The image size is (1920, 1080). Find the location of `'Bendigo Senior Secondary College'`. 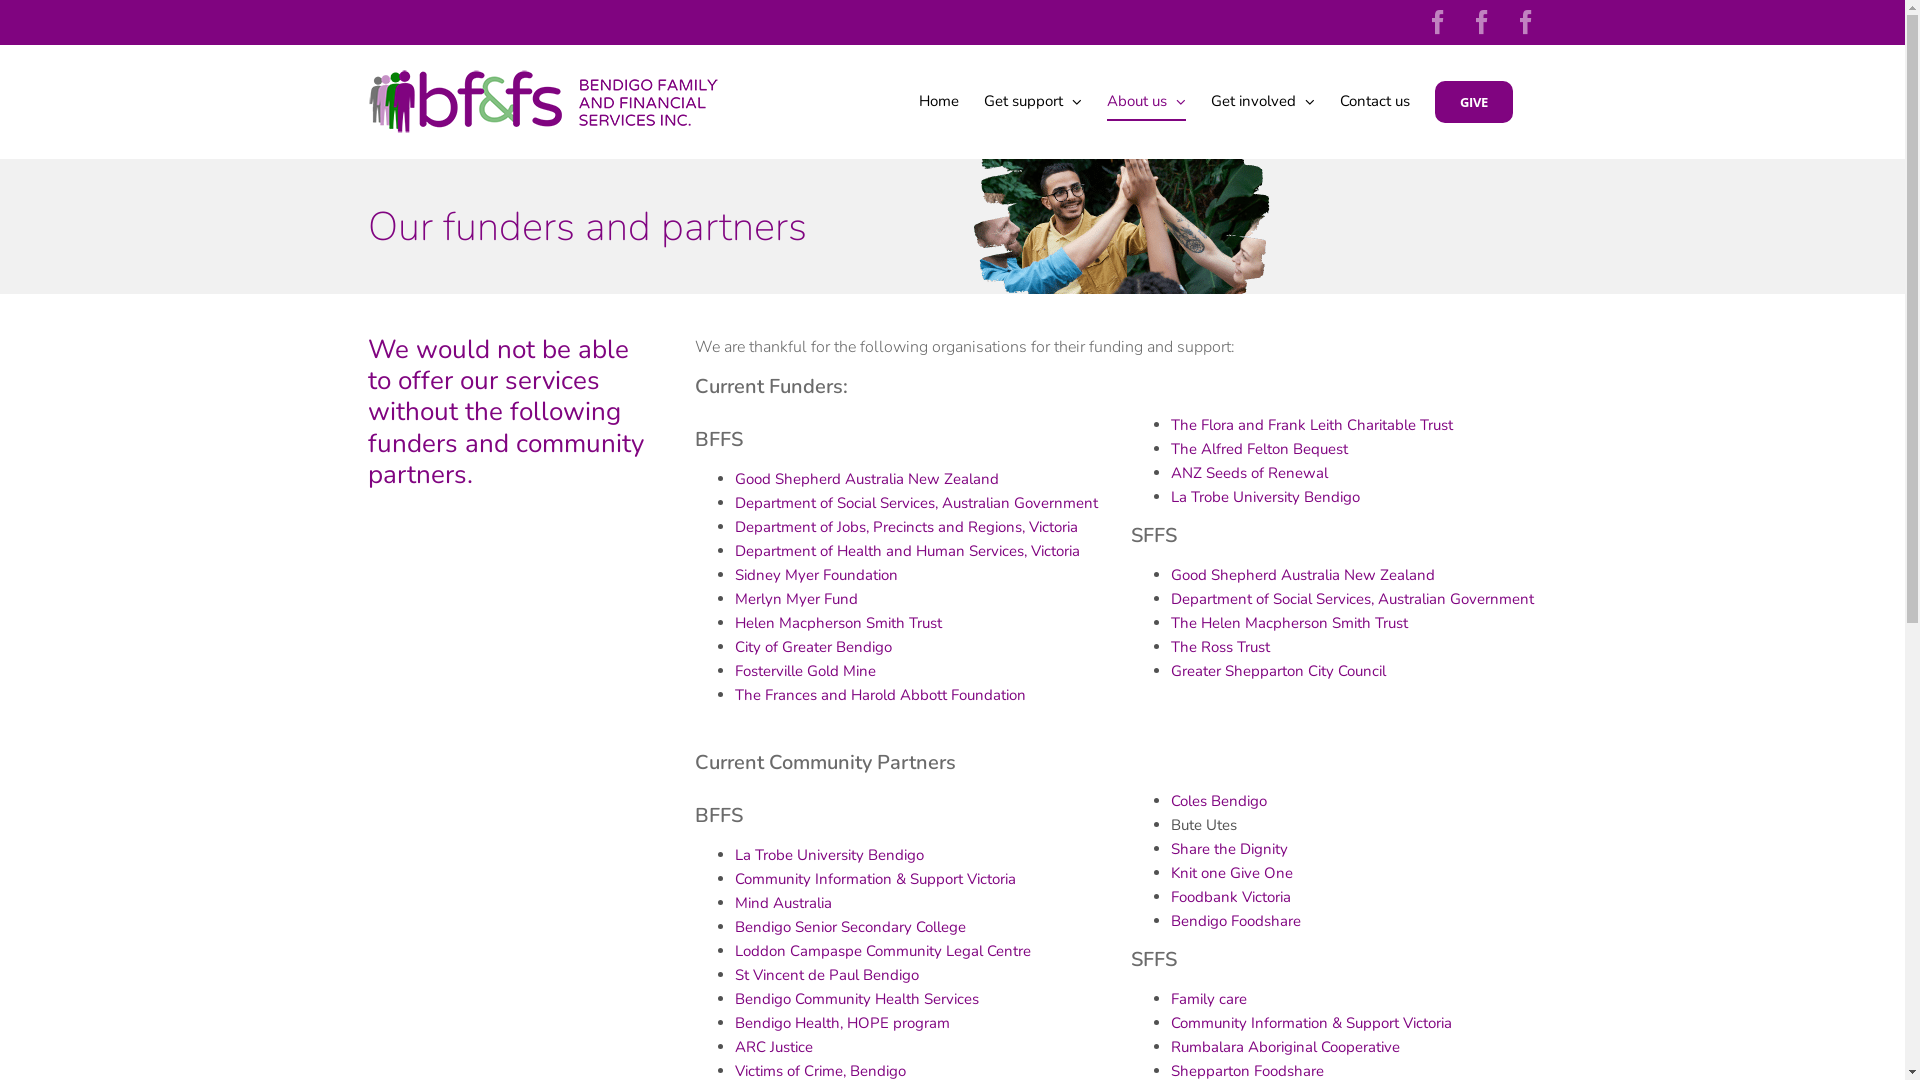

'Bendigo Senior Secondary College' is located at coordinates (850, 926).